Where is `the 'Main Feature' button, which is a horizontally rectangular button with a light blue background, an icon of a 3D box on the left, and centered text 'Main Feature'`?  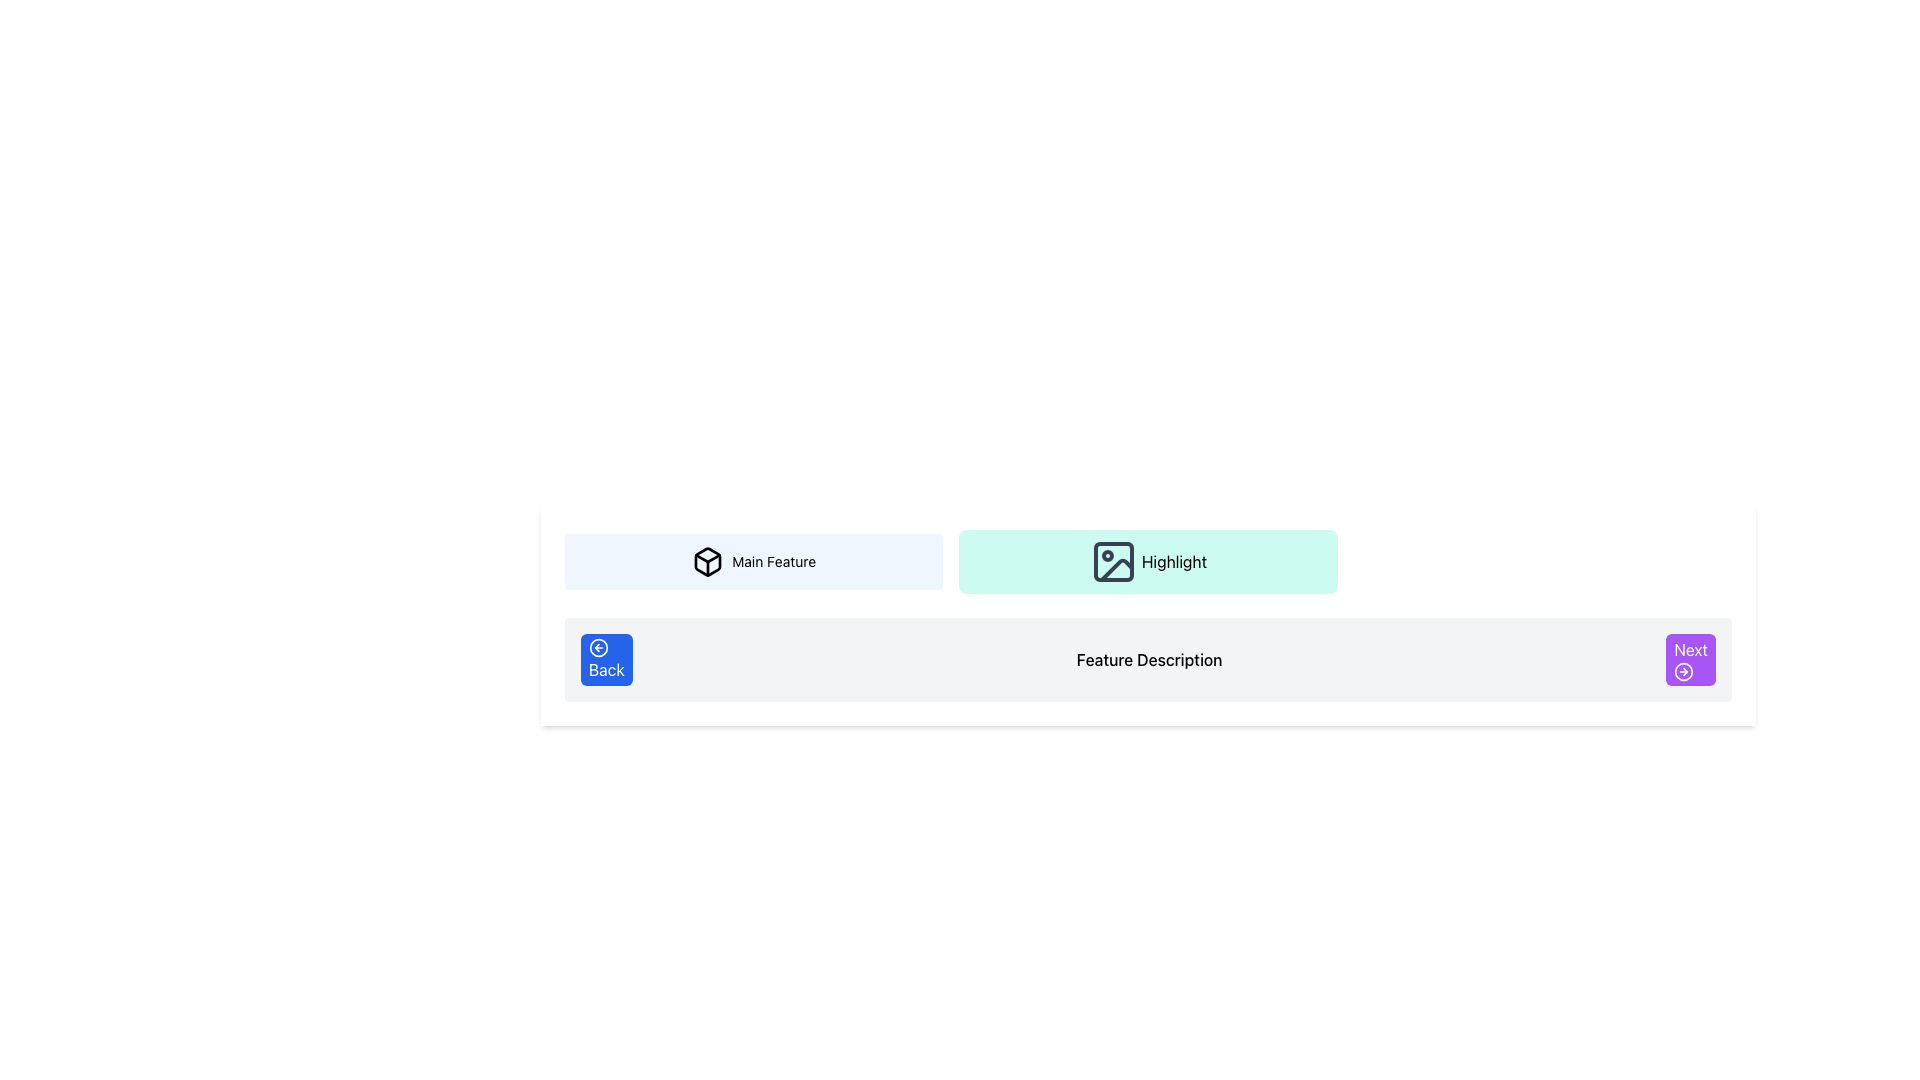 the 'Main Feature' button, which is a horizontally rectangular button with a light blue background, an icon of a 3D box on the left, and centered text 'Main Feature' is located at coordinates (753, 562).